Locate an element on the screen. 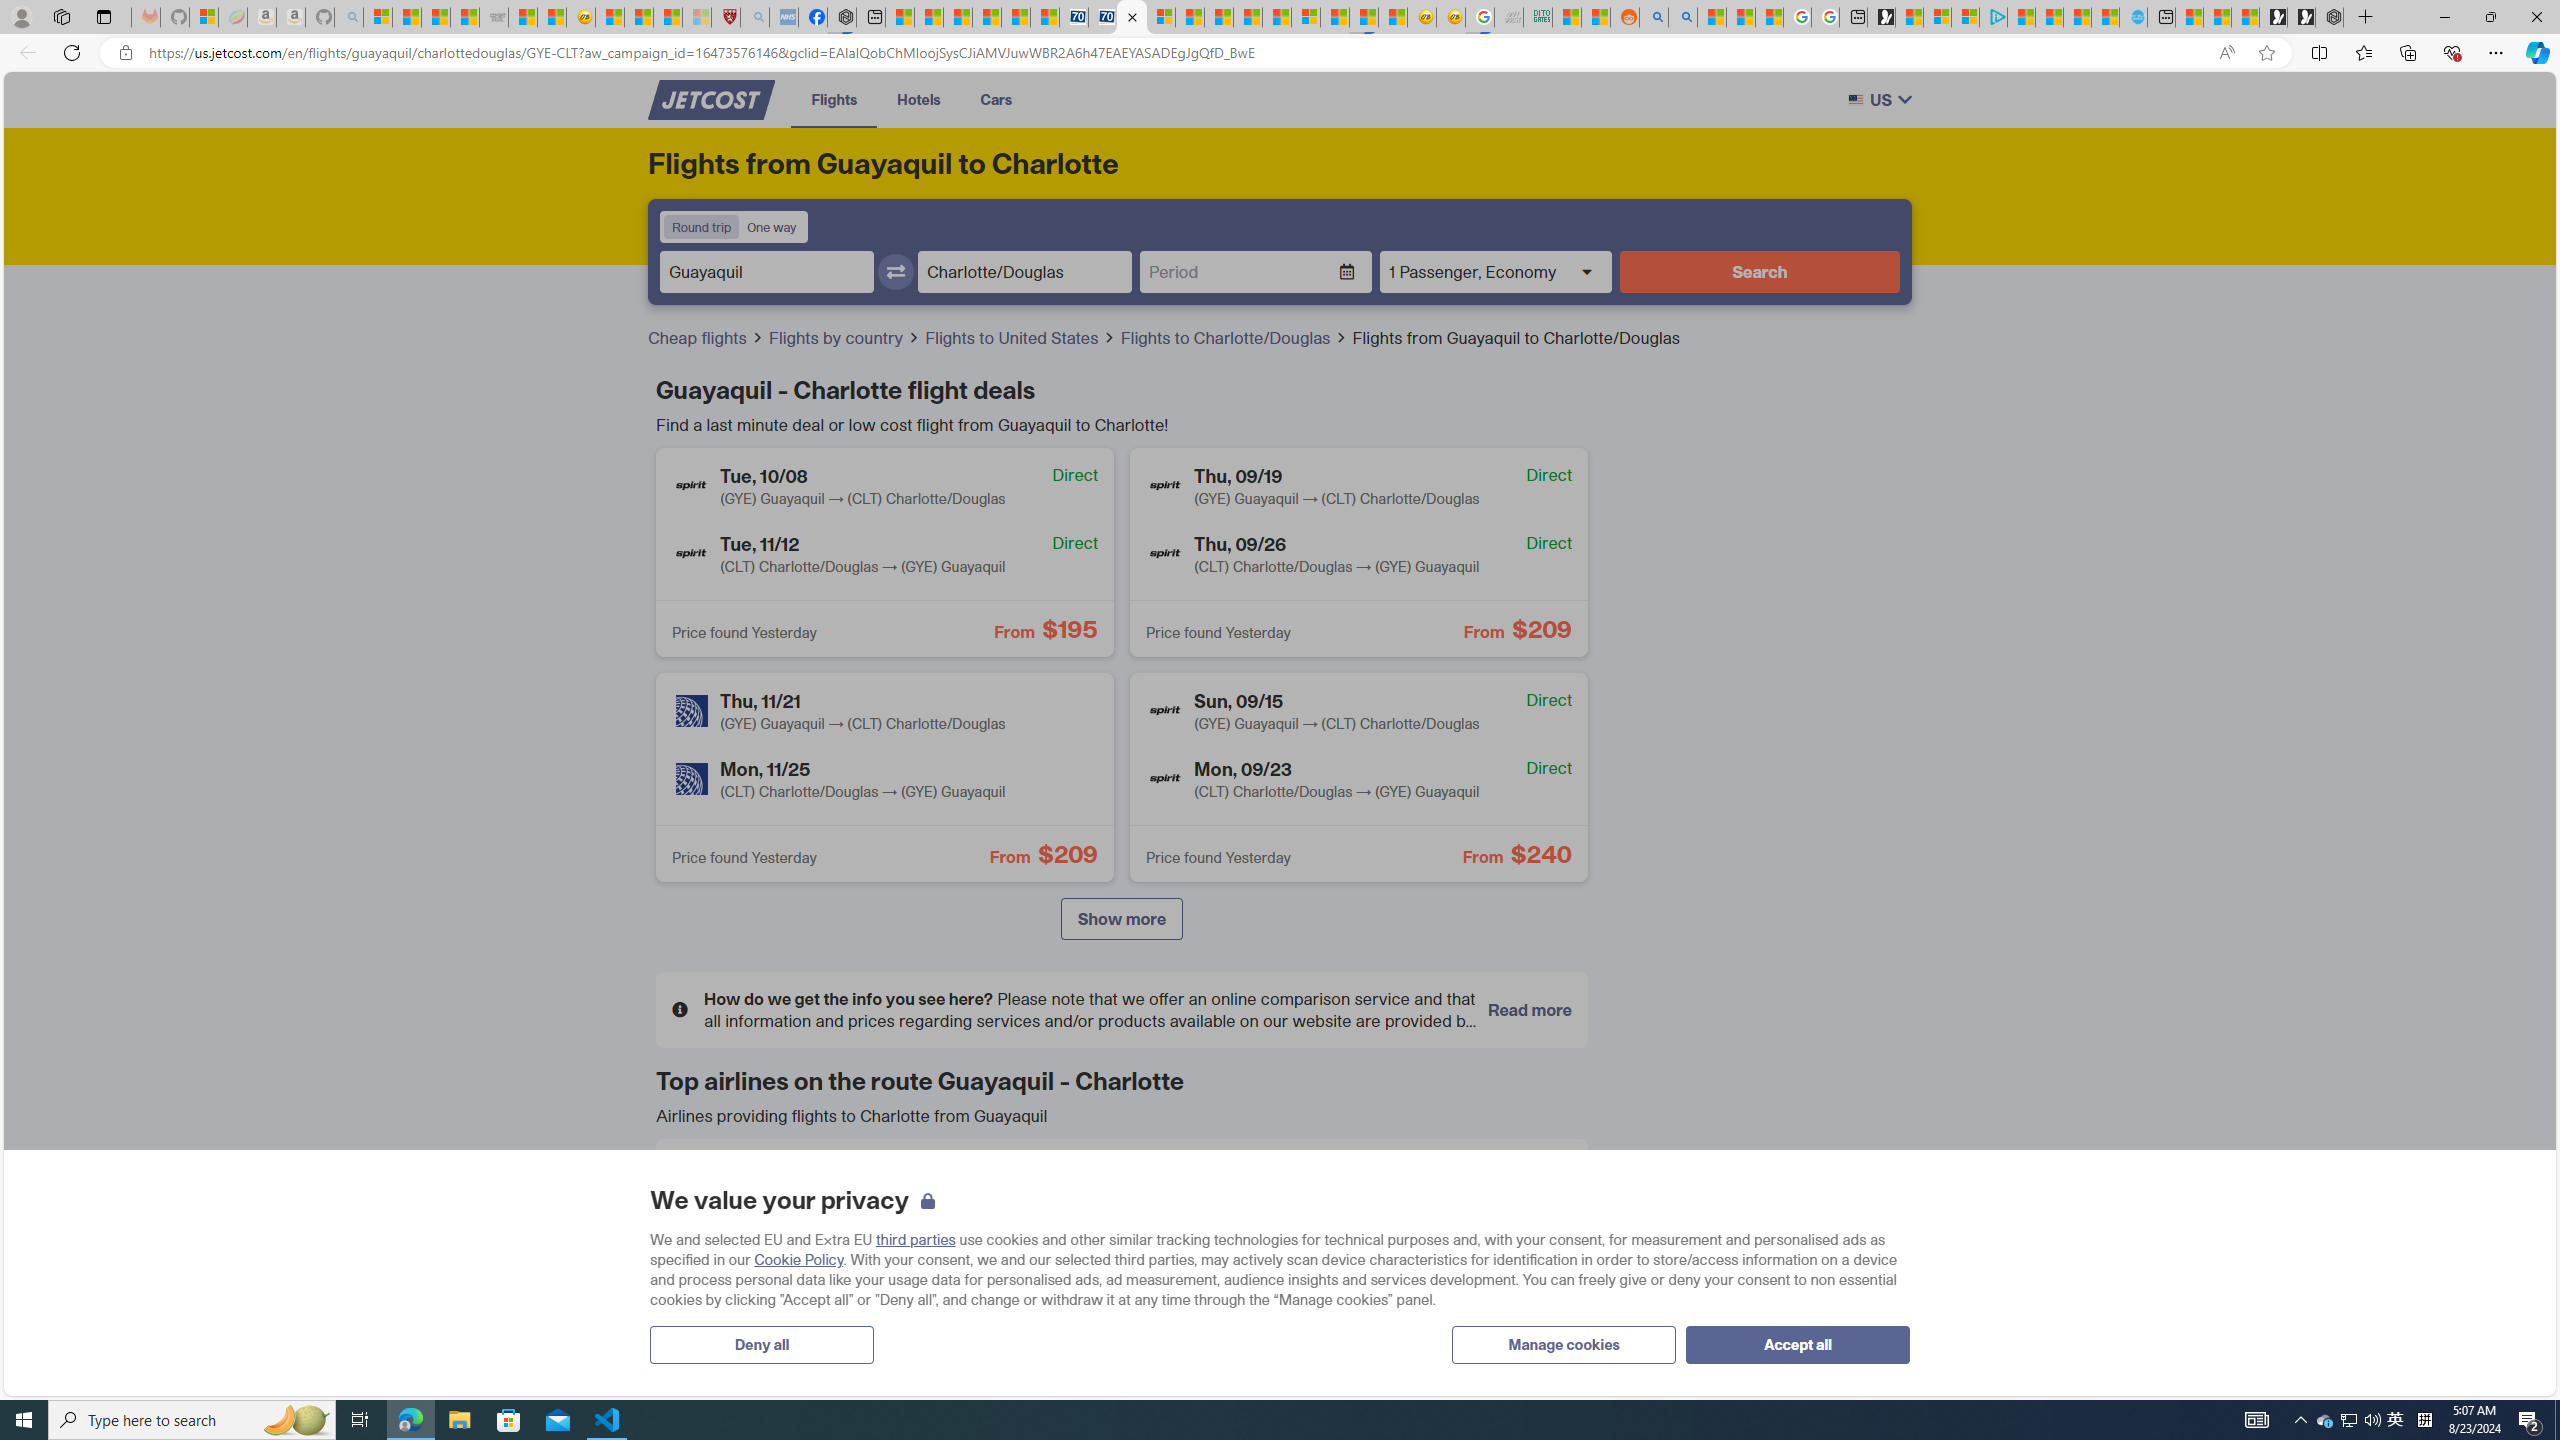 The width and height of the screenshot is (2560, 1440). 'Arrival place' is located at coordinates (1024, 271).